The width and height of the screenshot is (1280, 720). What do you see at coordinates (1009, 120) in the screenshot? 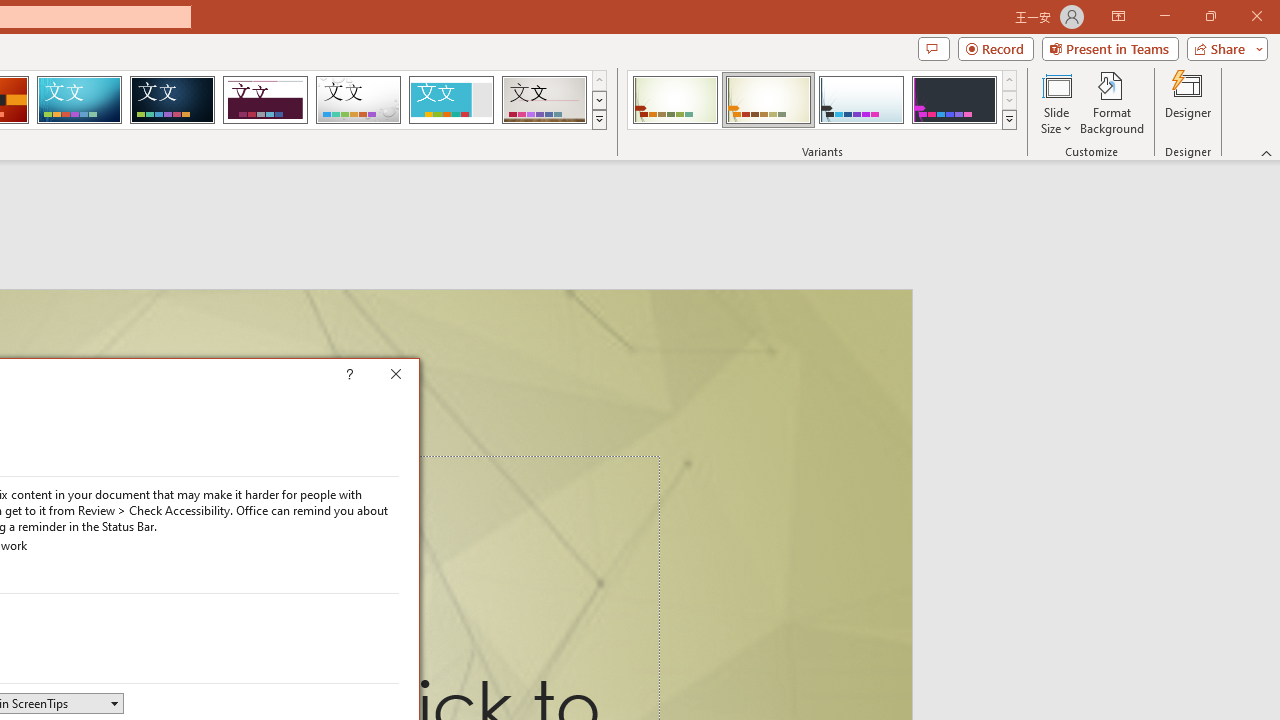
I see `'Variants'` at bounding box center [1009, 120].